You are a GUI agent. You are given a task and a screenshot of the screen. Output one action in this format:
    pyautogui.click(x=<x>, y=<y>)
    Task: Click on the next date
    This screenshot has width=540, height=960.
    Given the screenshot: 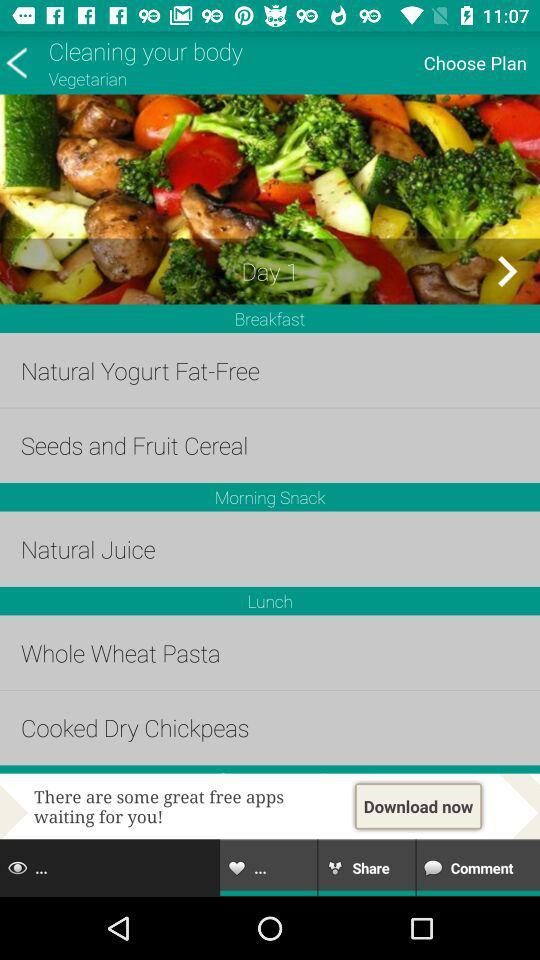 What is the action you would take?
    pyautogui.click(x=507, y=270)
    